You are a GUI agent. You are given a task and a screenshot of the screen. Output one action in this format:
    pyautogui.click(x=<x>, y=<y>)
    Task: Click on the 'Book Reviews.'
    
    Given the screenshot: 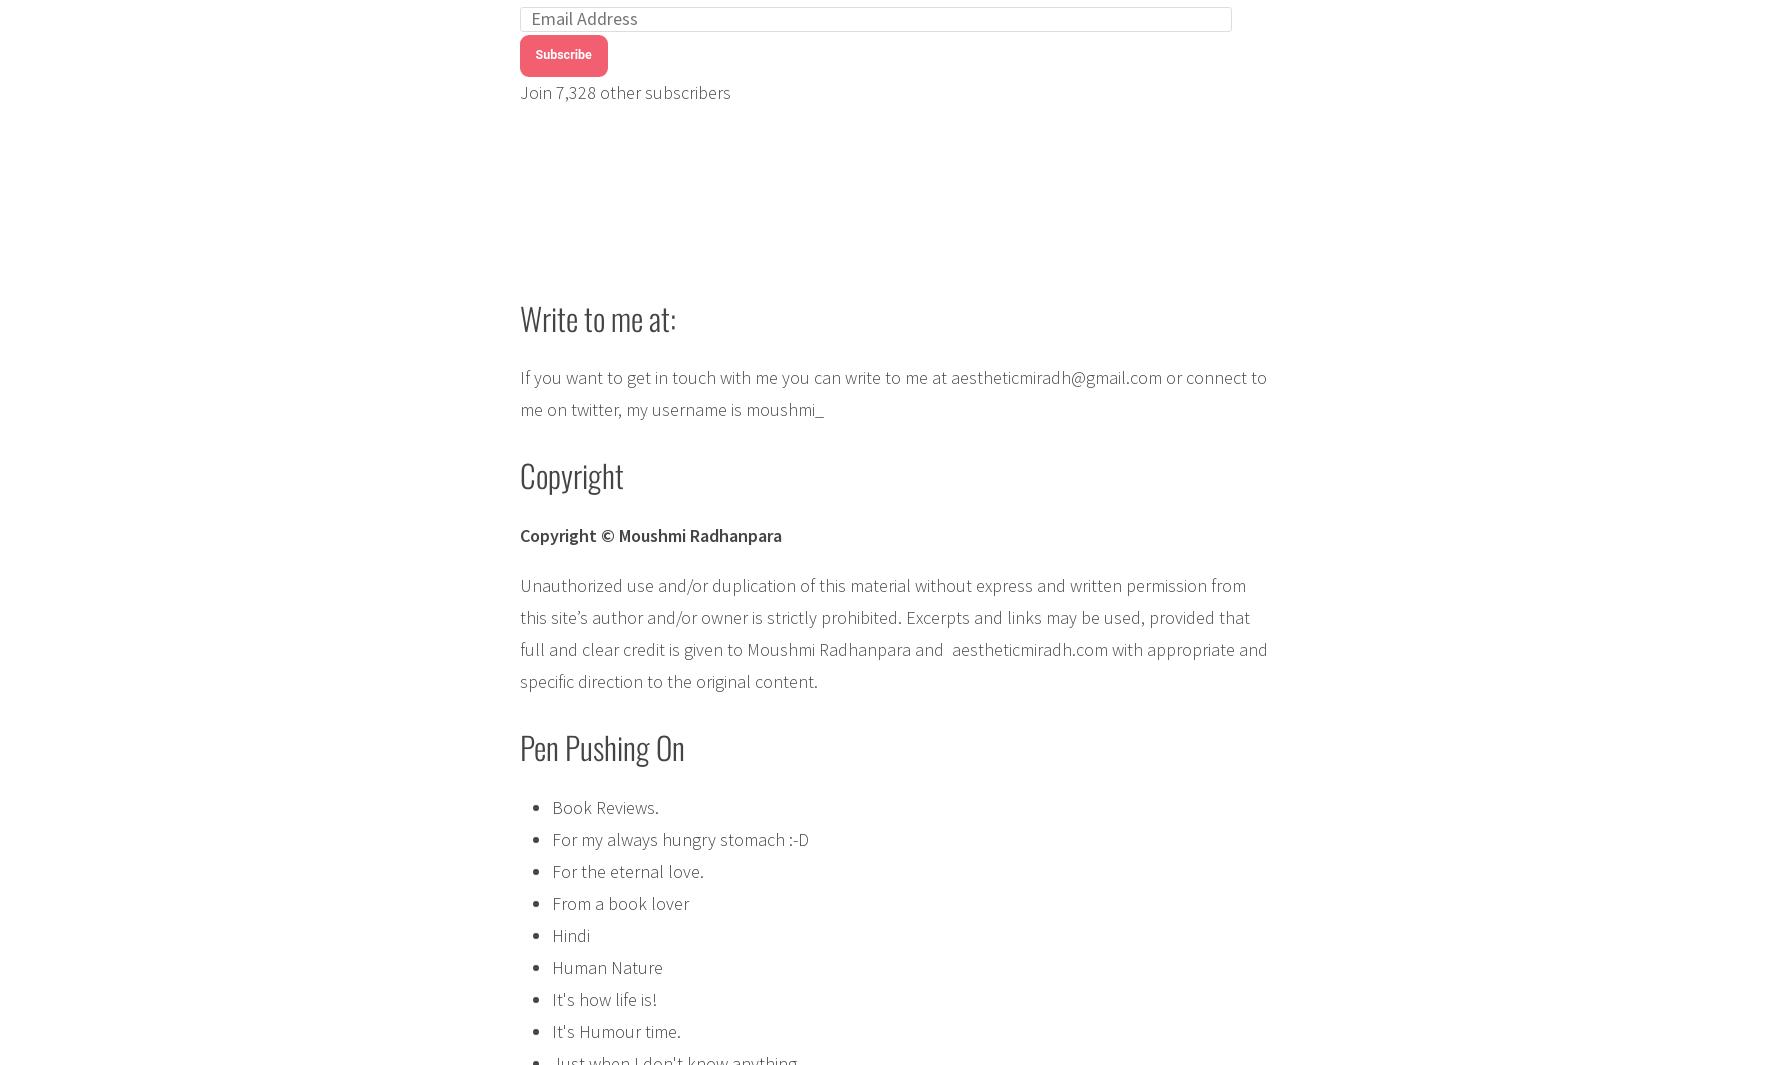 What is the action you would take?
    pyautogui.click(x=604, y=806)
    